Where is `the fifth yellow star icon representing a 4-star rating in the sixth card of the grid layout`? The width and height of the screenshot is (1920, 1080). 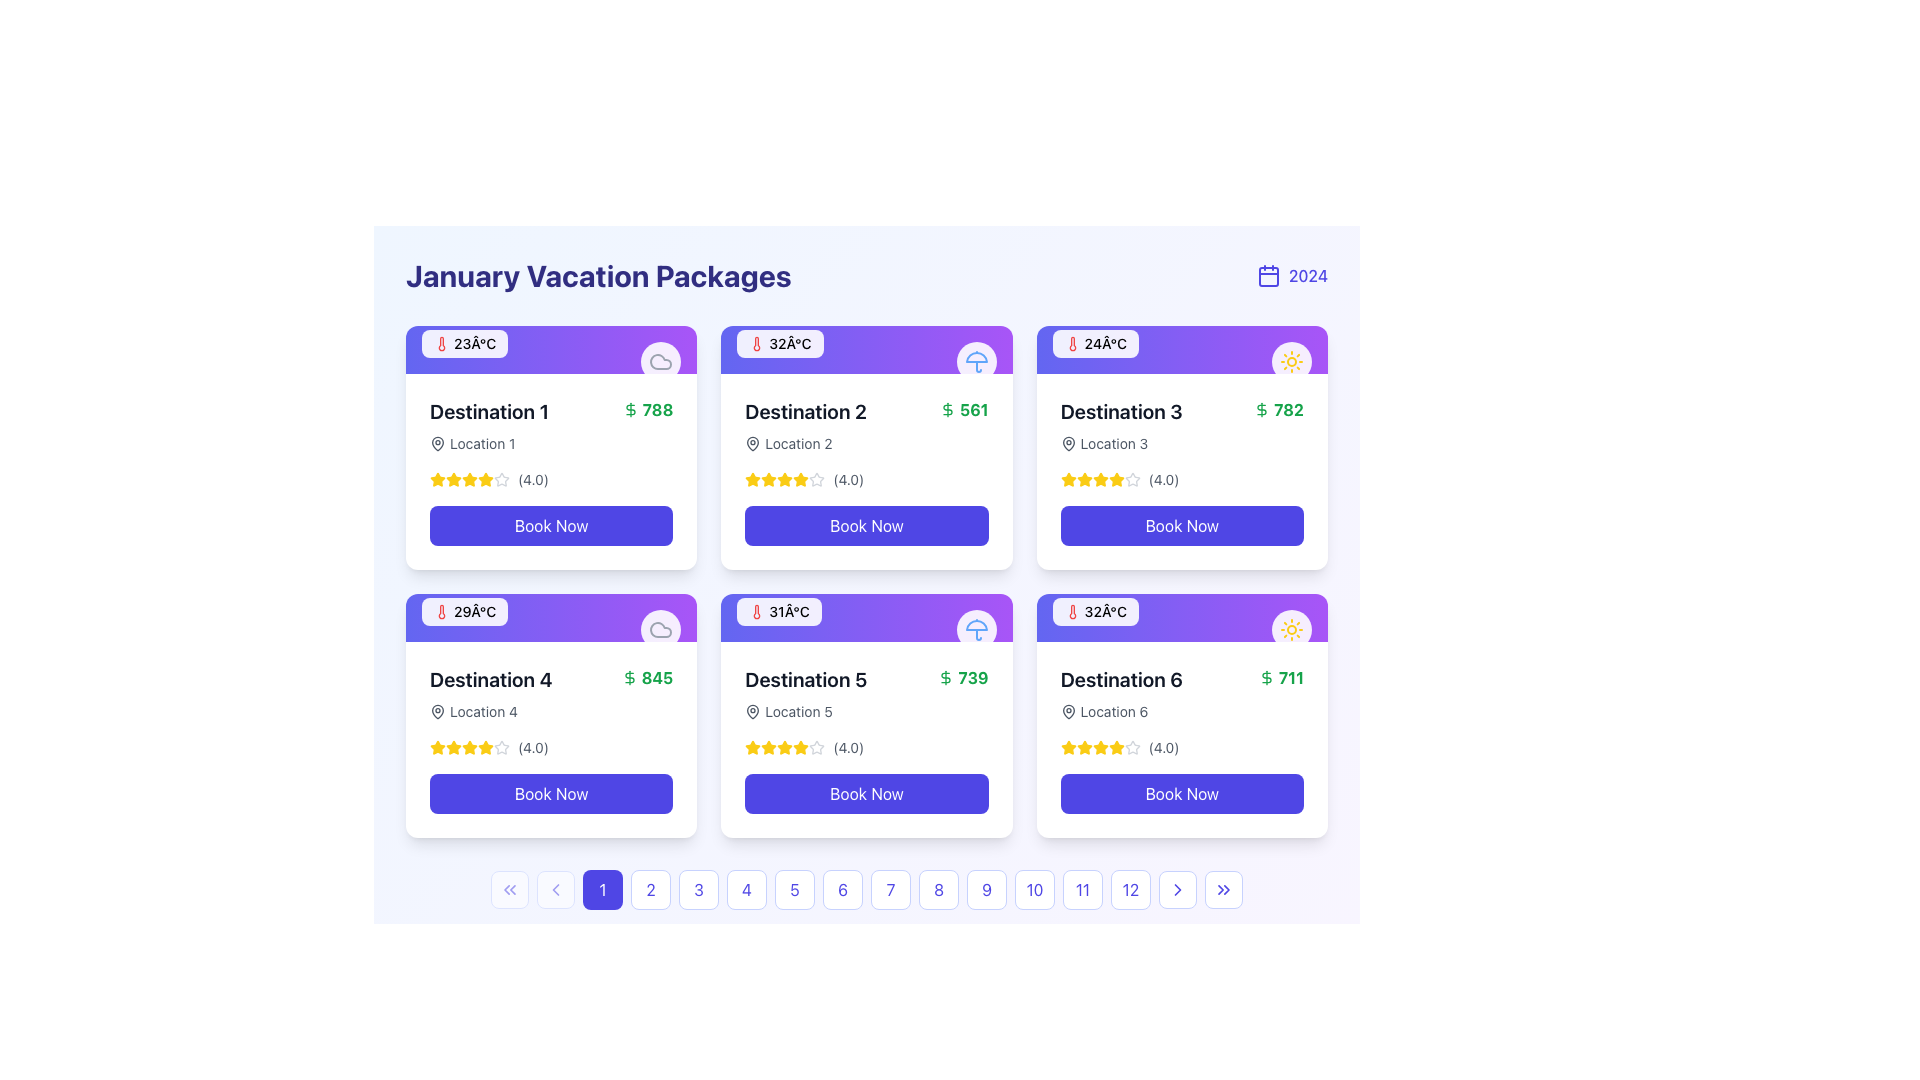
the fifth yellow star icon representing a 4-star rating in the sixth card of the grid layout is located at coordinates (1115, 748).